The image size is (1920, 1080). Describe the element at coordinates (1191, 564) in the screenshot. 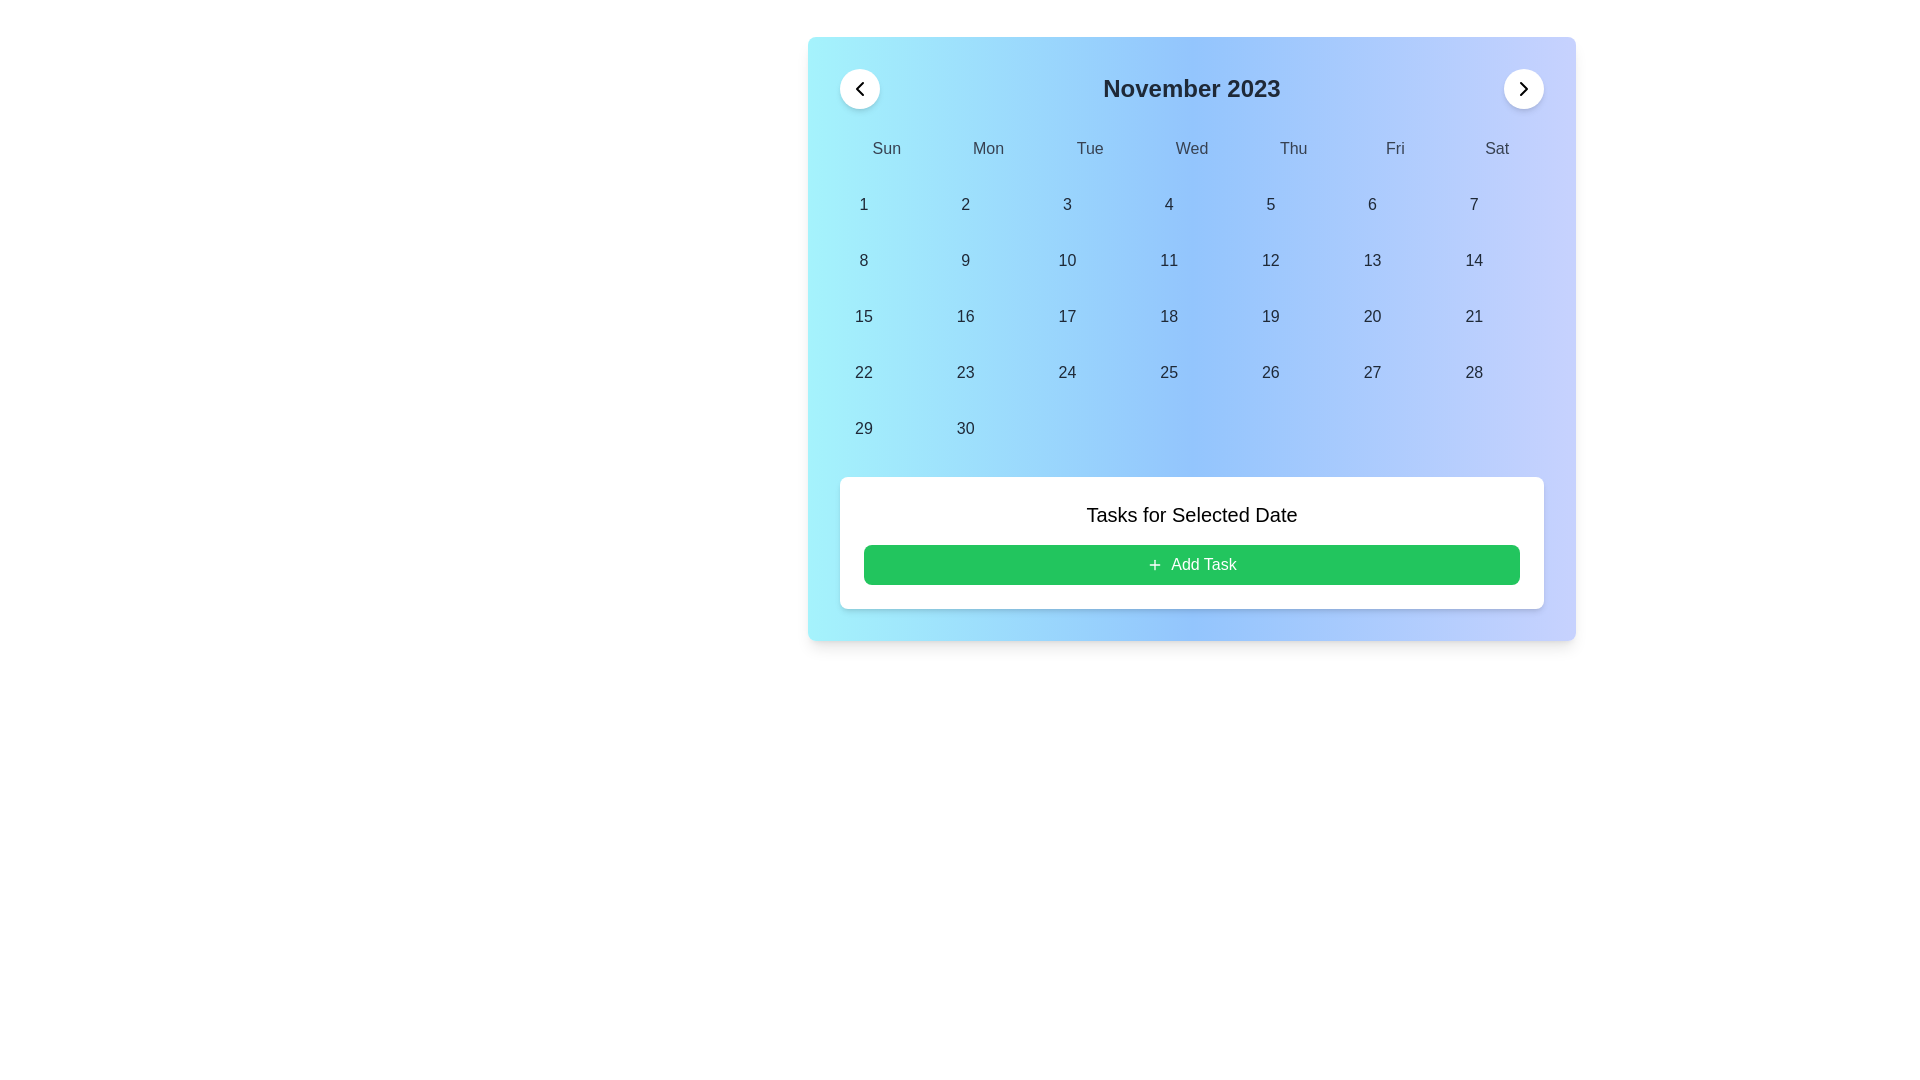

I see `the wide green button labeled 'Add Task' with a plus icon` at that location.